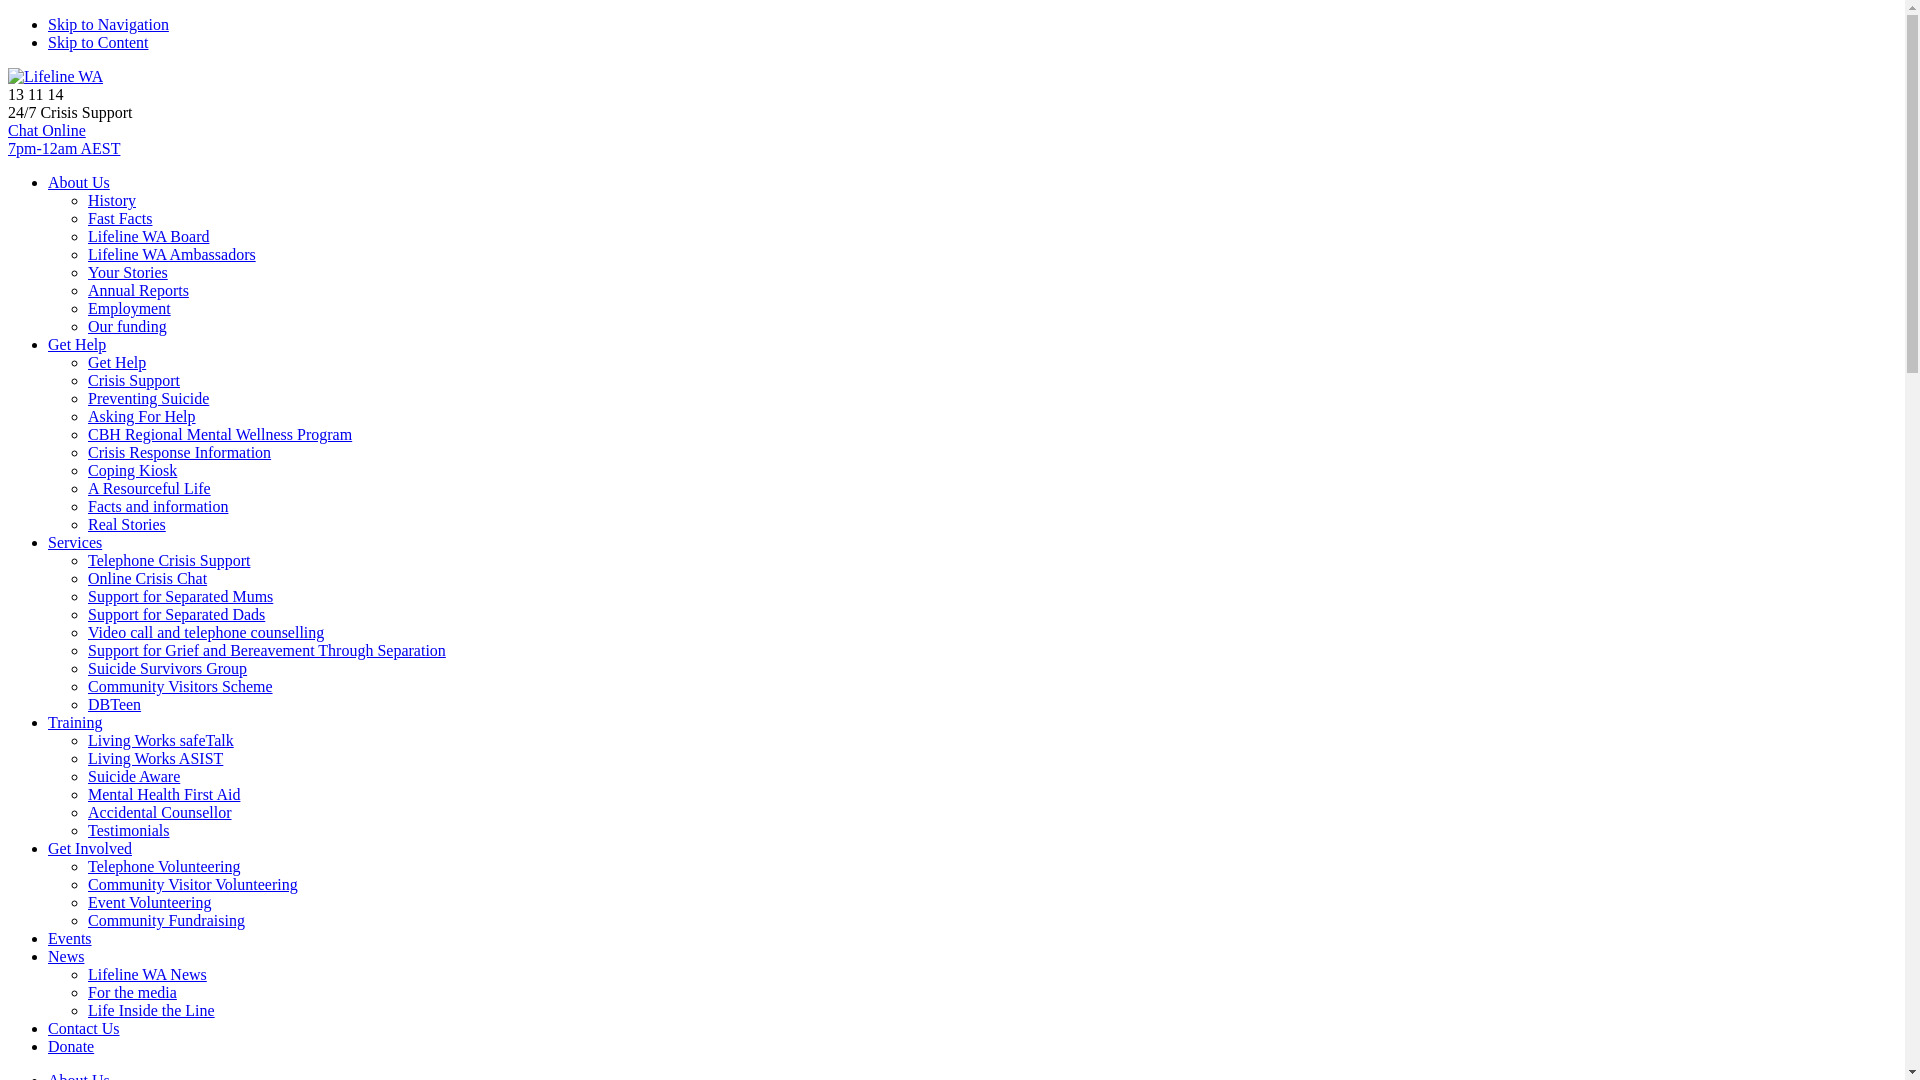  What do you see at coordinates (163, 865) in the screenshot?
I see `'Telephone Volunteering'` at bounding box center [163, 865].